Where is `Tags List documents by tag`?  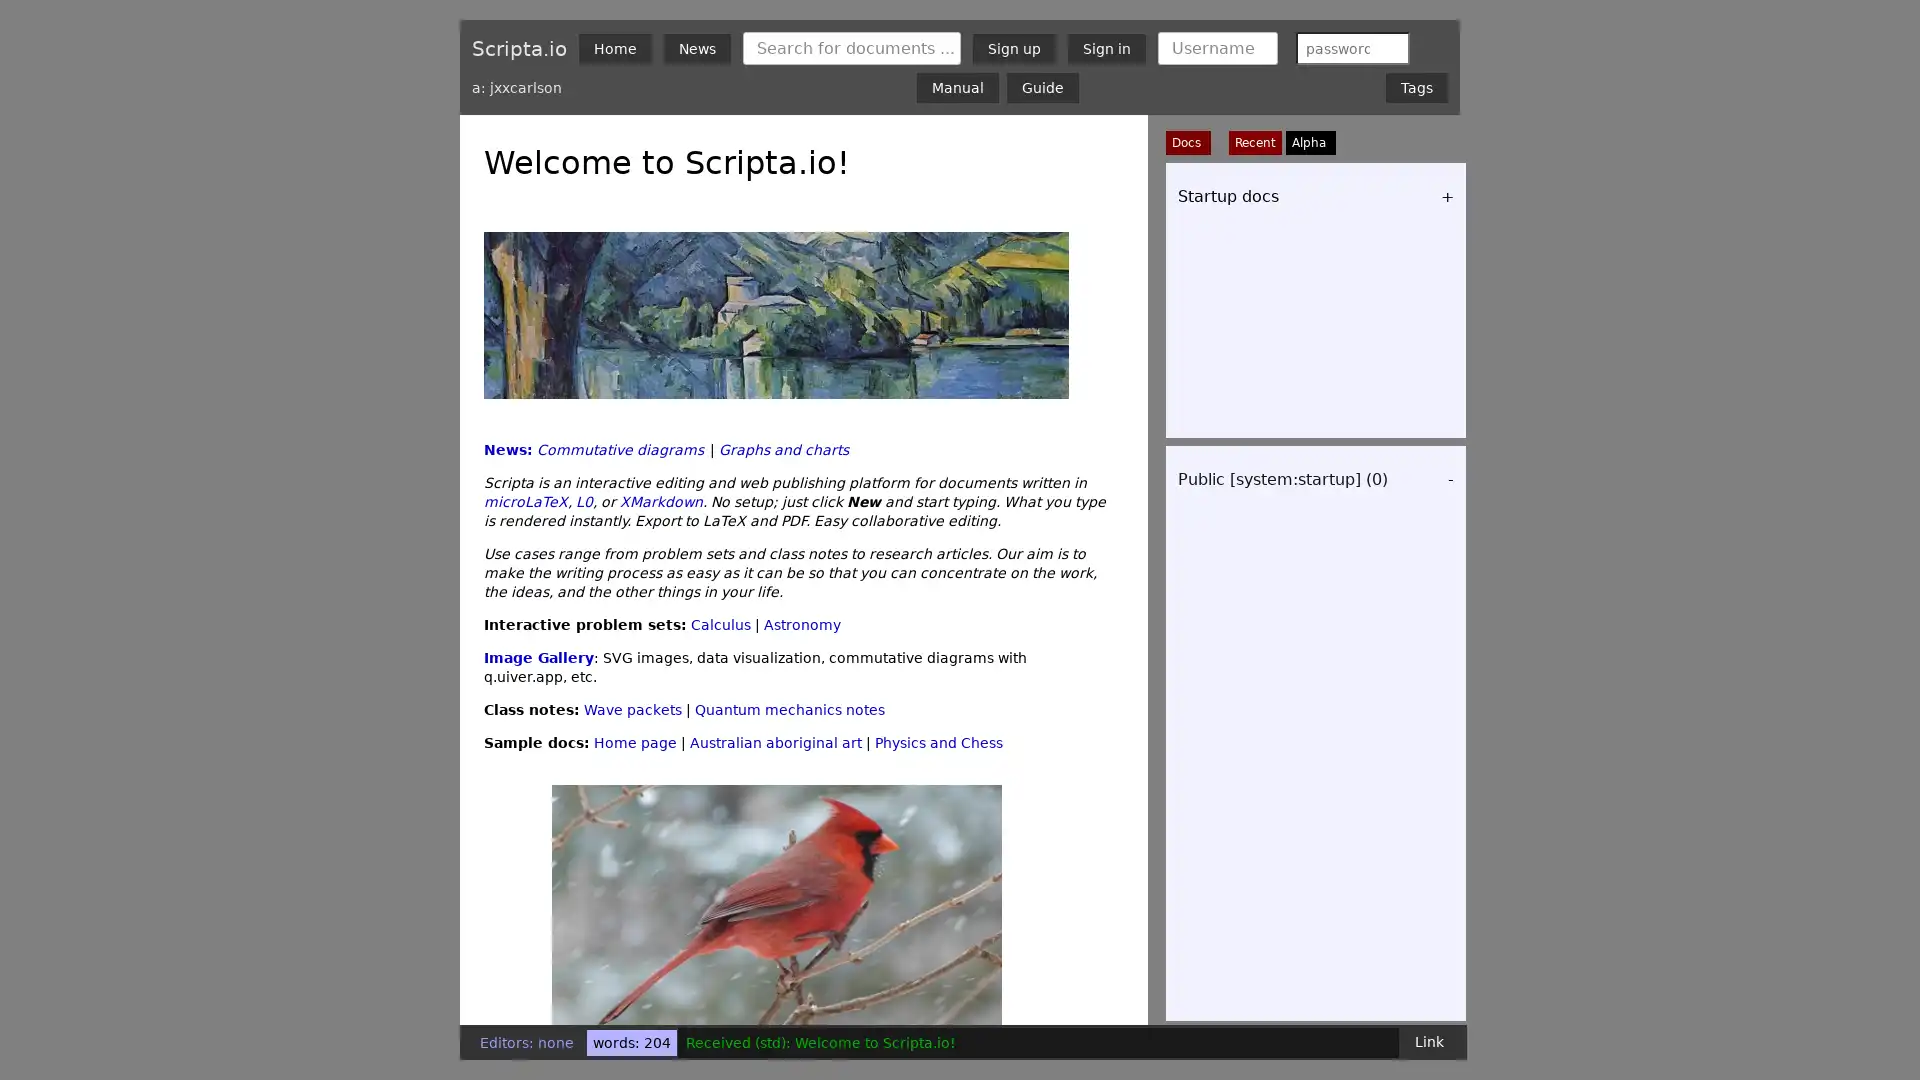 Tags List documents by tag is located at coordinates (1415, 87).